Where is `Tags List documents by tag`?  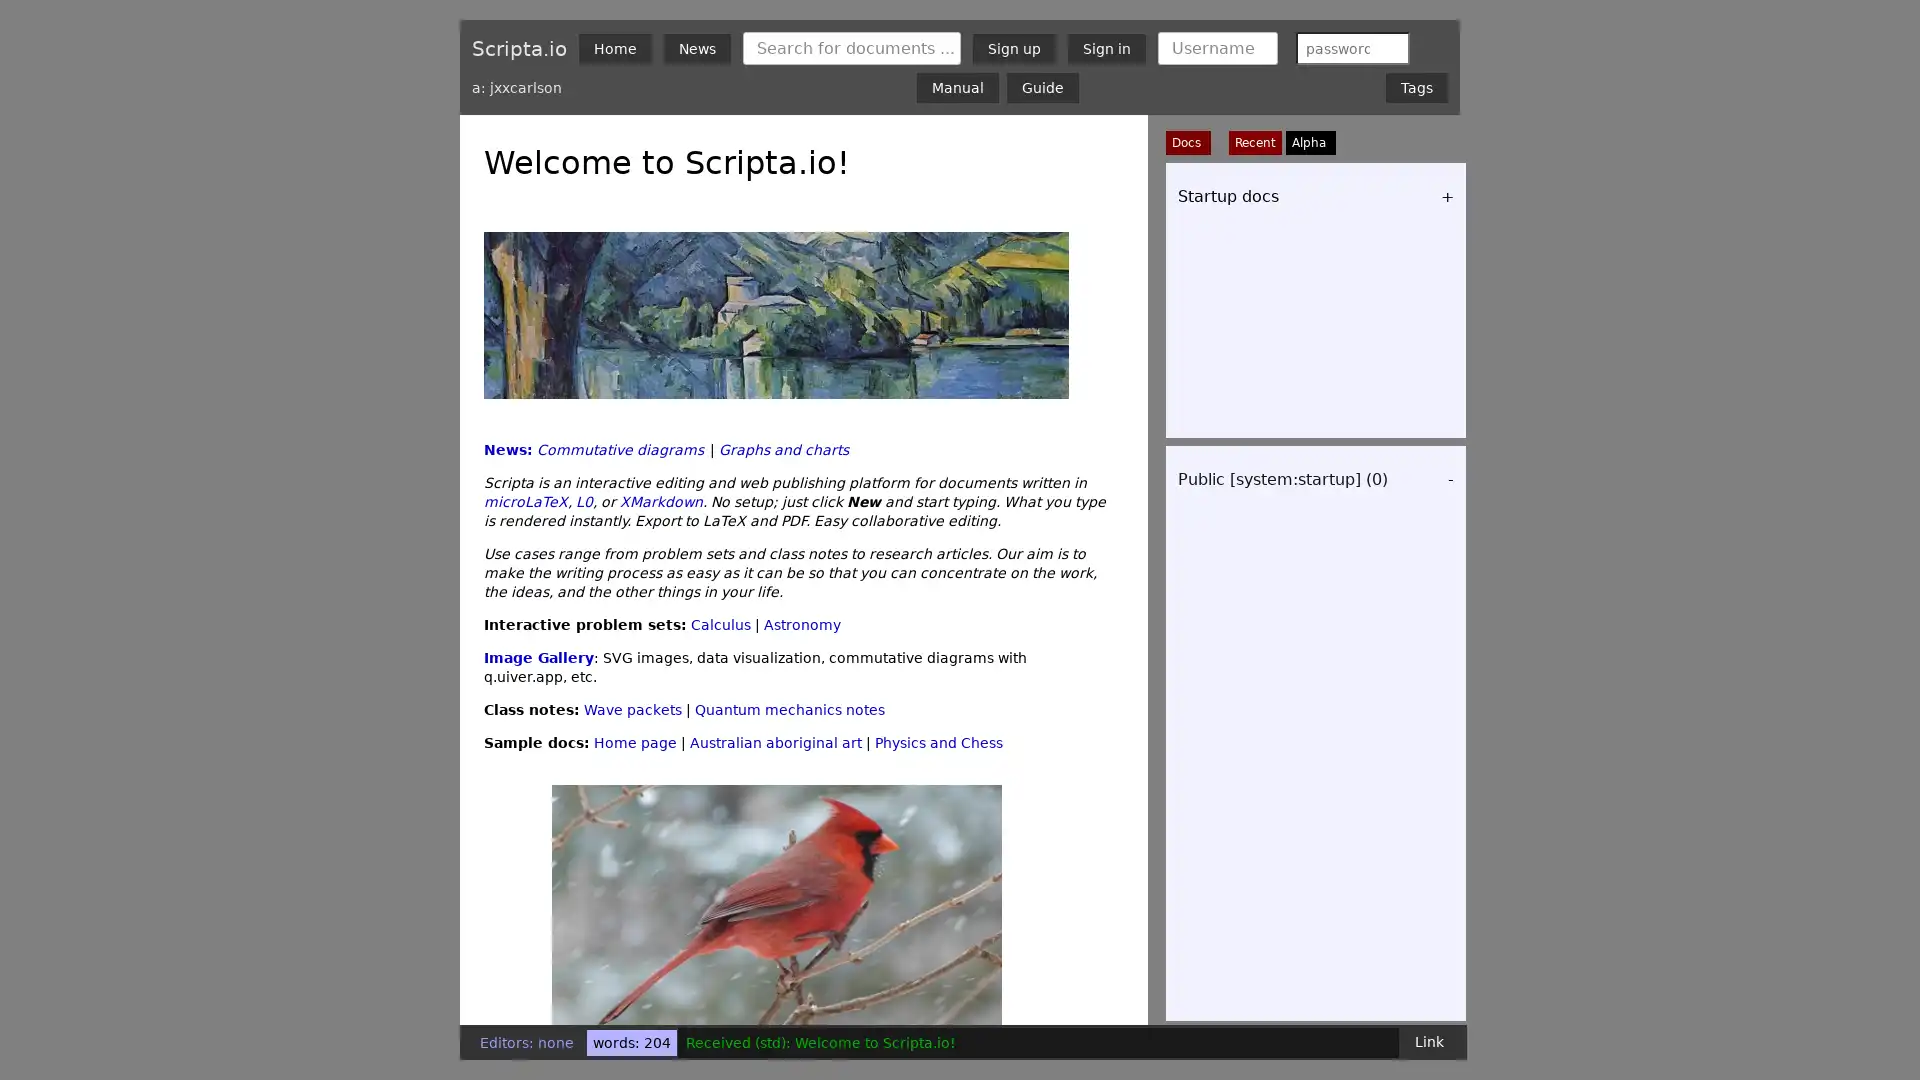 Tags List documents by tag is located at coordinates (1415, 87).